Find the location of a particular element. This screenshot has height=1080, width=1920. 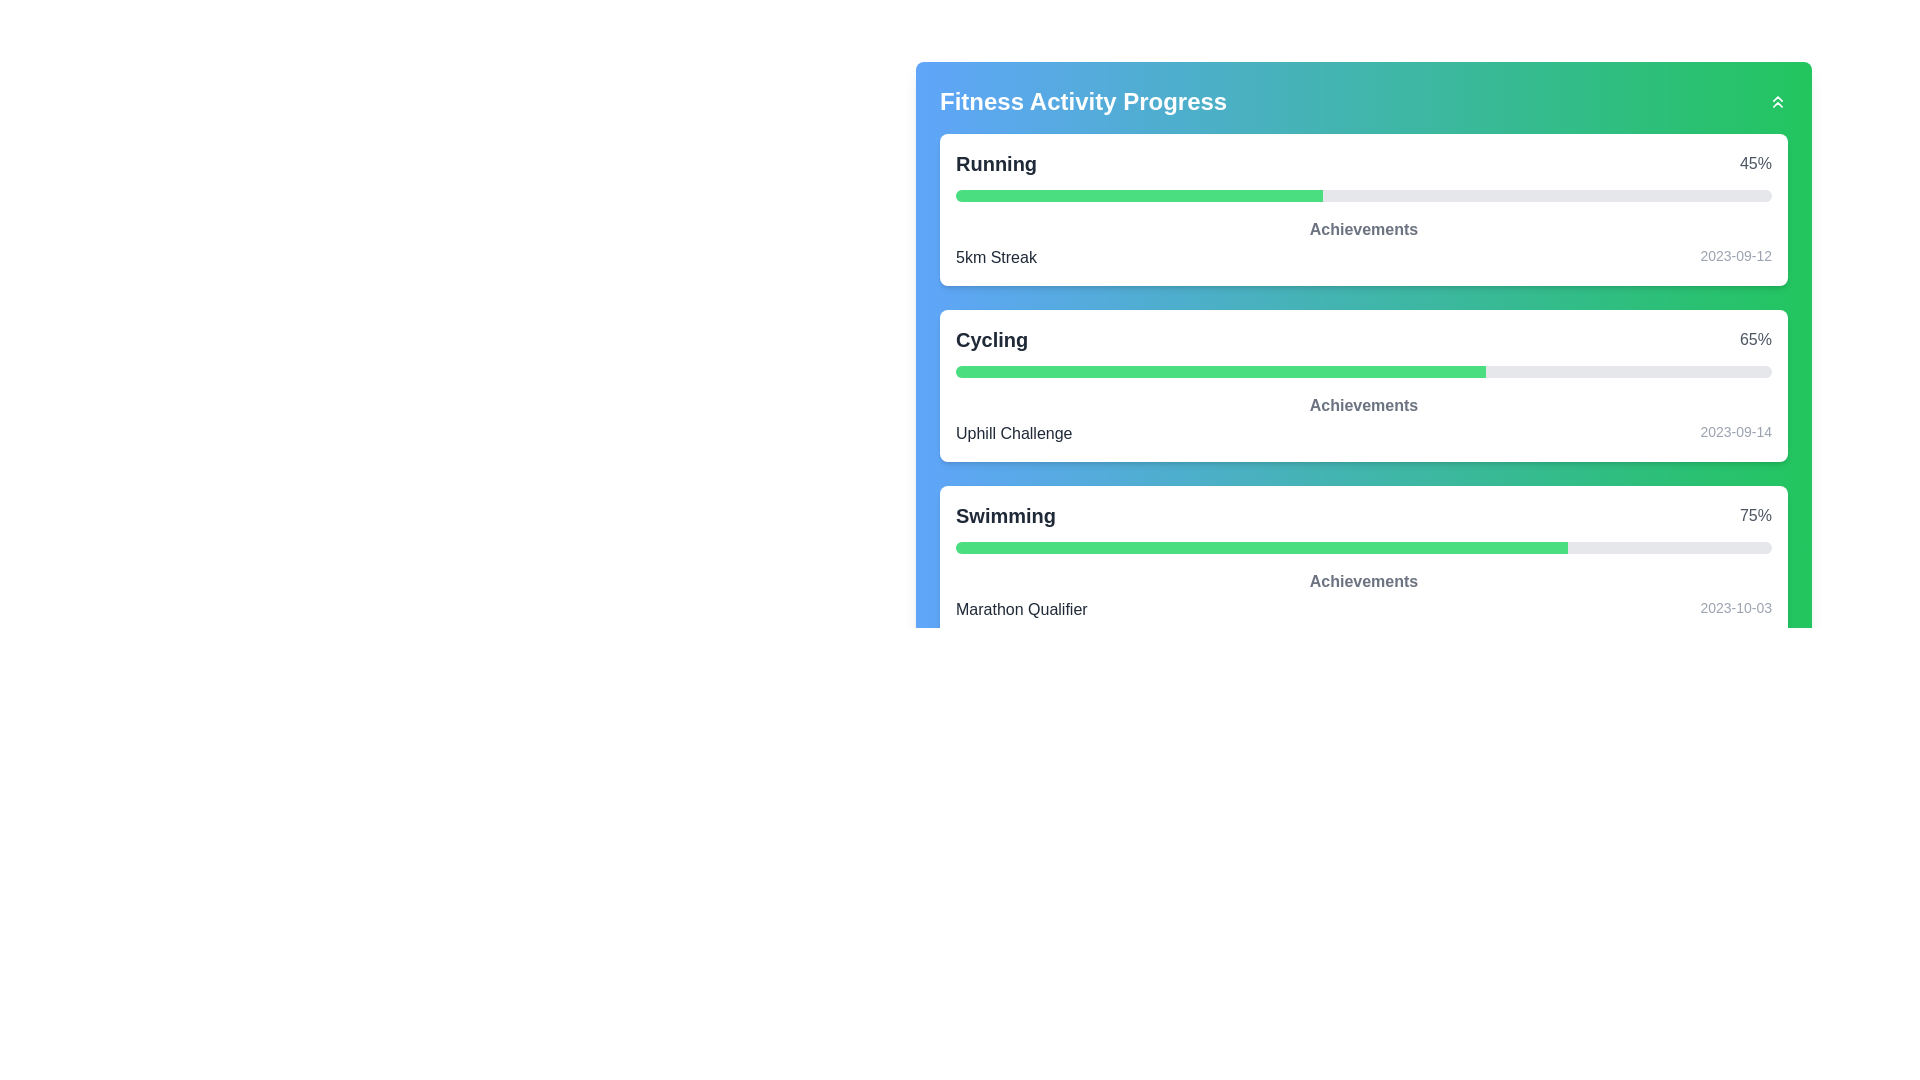

the progress bar representing the user's swimming activity, which shows a completion percentage of 75% and is the third item in the vertical list of progress metrics is located at coordinates (1362, 562).